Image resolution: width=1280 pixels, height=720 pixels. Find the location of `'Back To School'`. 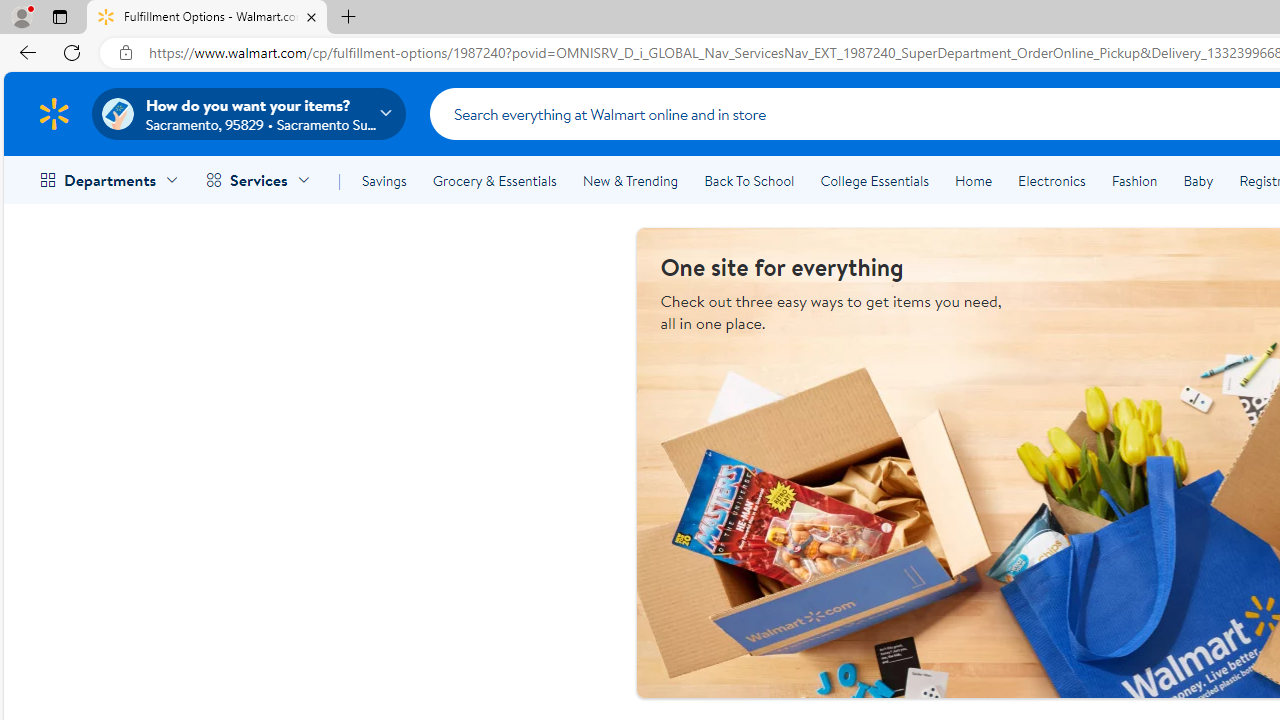

'Back To School' is located at coordinates (748, 181).